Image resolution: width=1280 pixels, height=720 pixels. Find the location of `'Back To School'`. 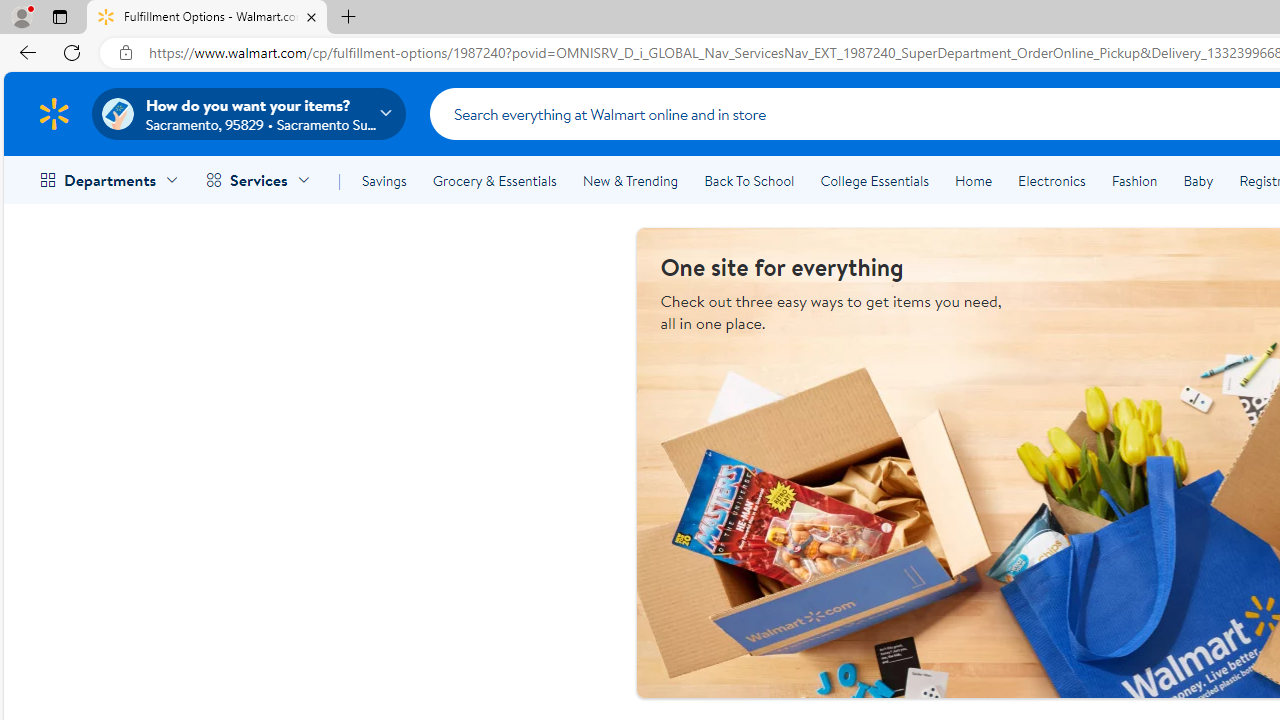

'Back To School' is located at coordinates (748, 181).